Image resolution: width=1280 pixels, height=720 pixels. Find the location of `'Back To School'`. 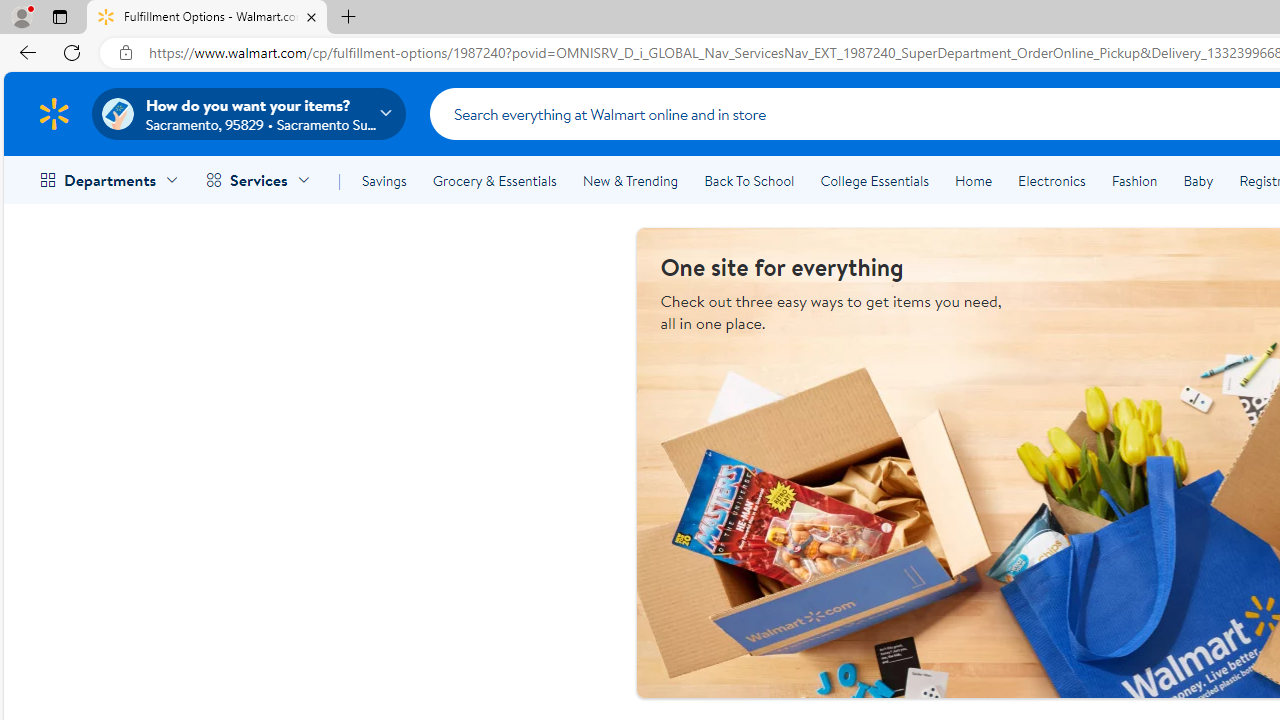

'Back To School' is located at coordinates (748, 181).